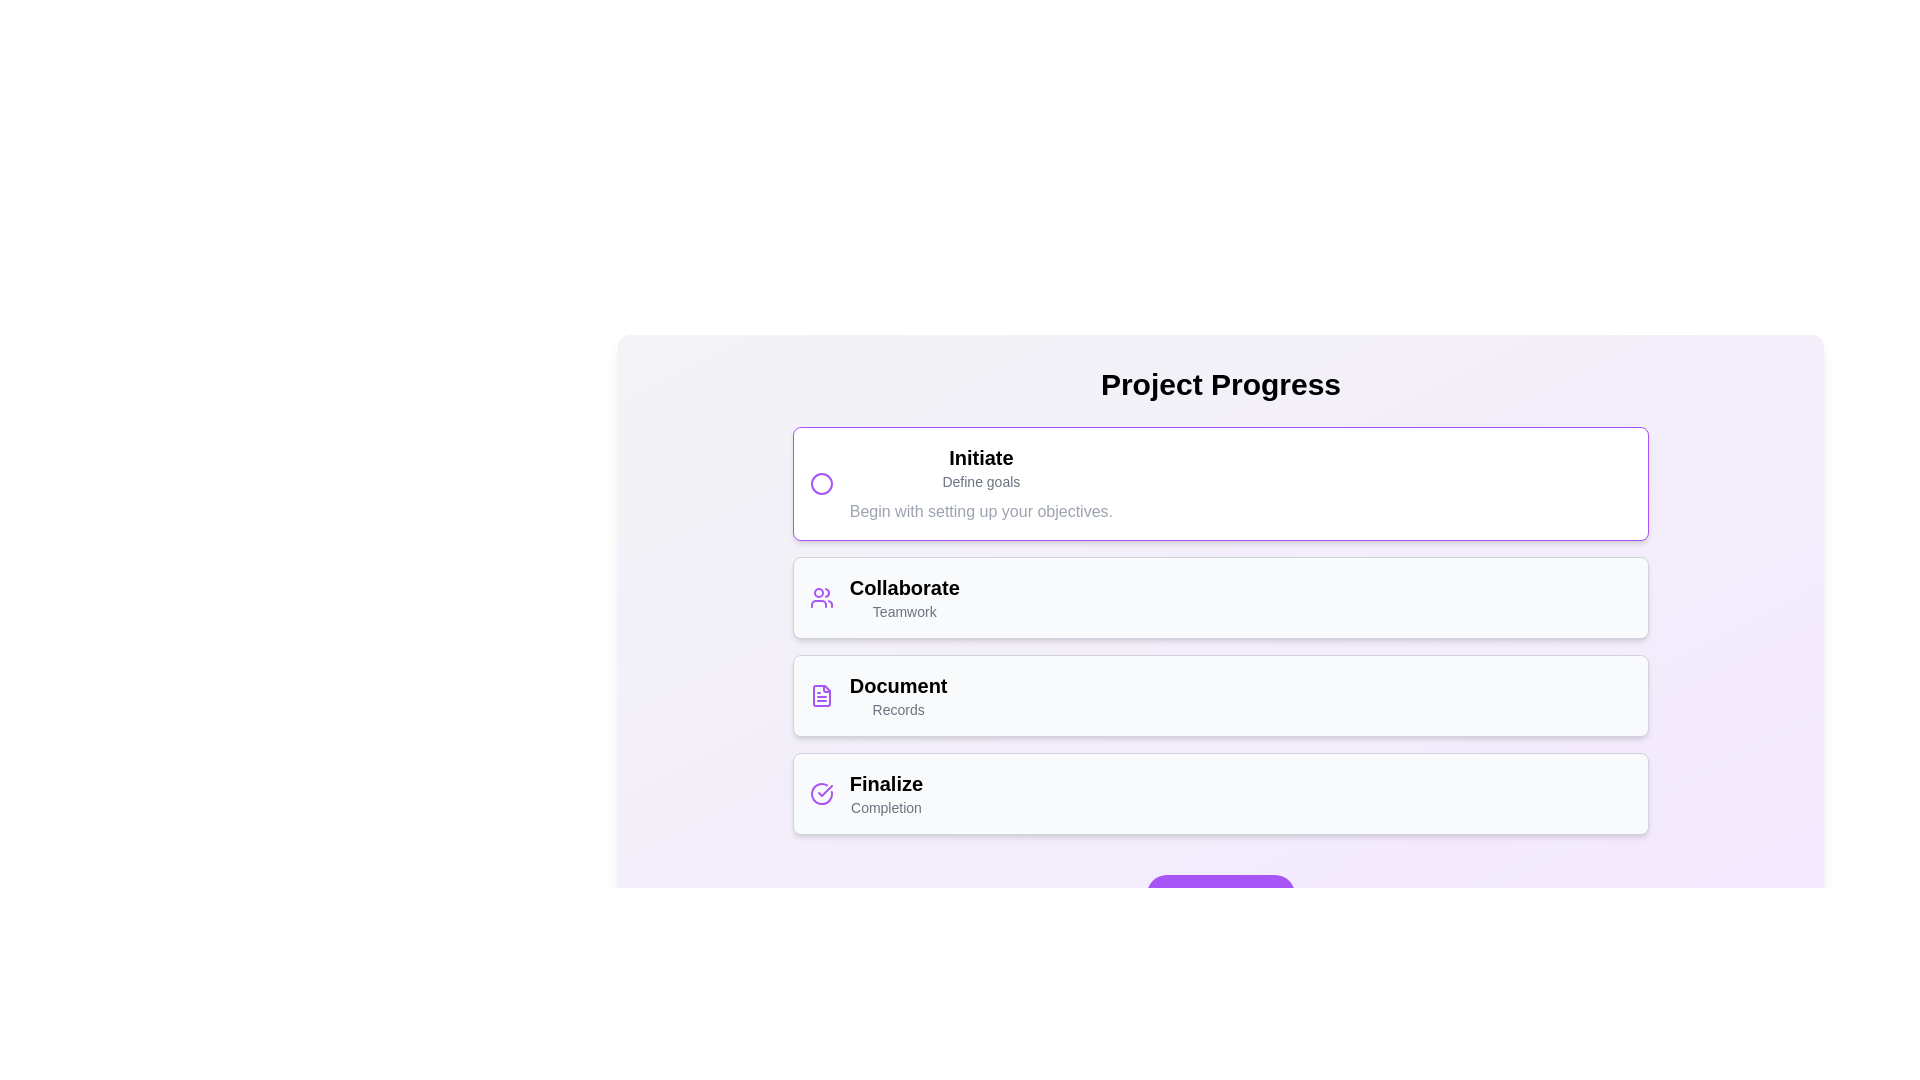  What do you see at coordinates (885, 782) in the screenshot?
I see `the heading label indicating the final stage of the process, located in the lower right section of the interface under the 'Document' section, above the 'Completion' label` at bounding box center [885, 782].